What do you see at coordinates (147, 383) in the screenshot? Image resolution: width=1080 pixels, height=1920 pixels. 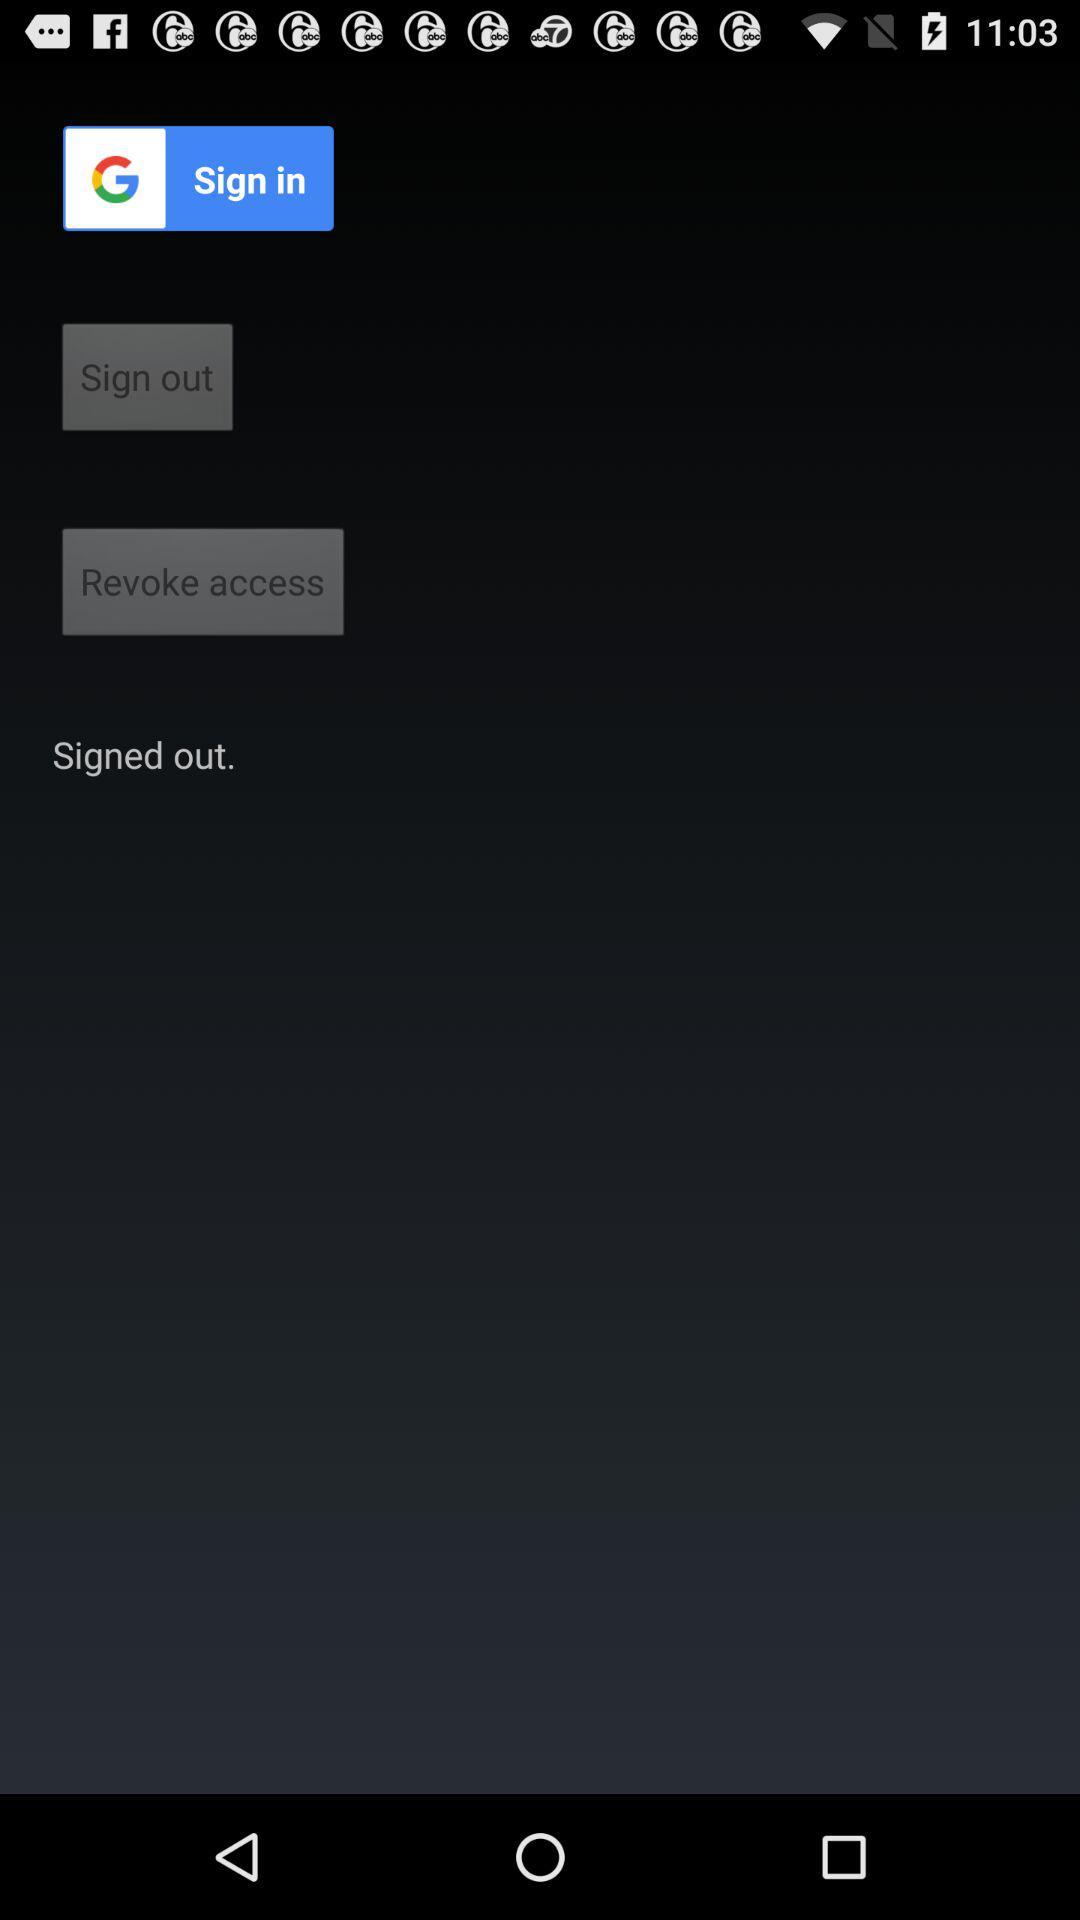 I see `sign out button` at bounding box center [147, 383].